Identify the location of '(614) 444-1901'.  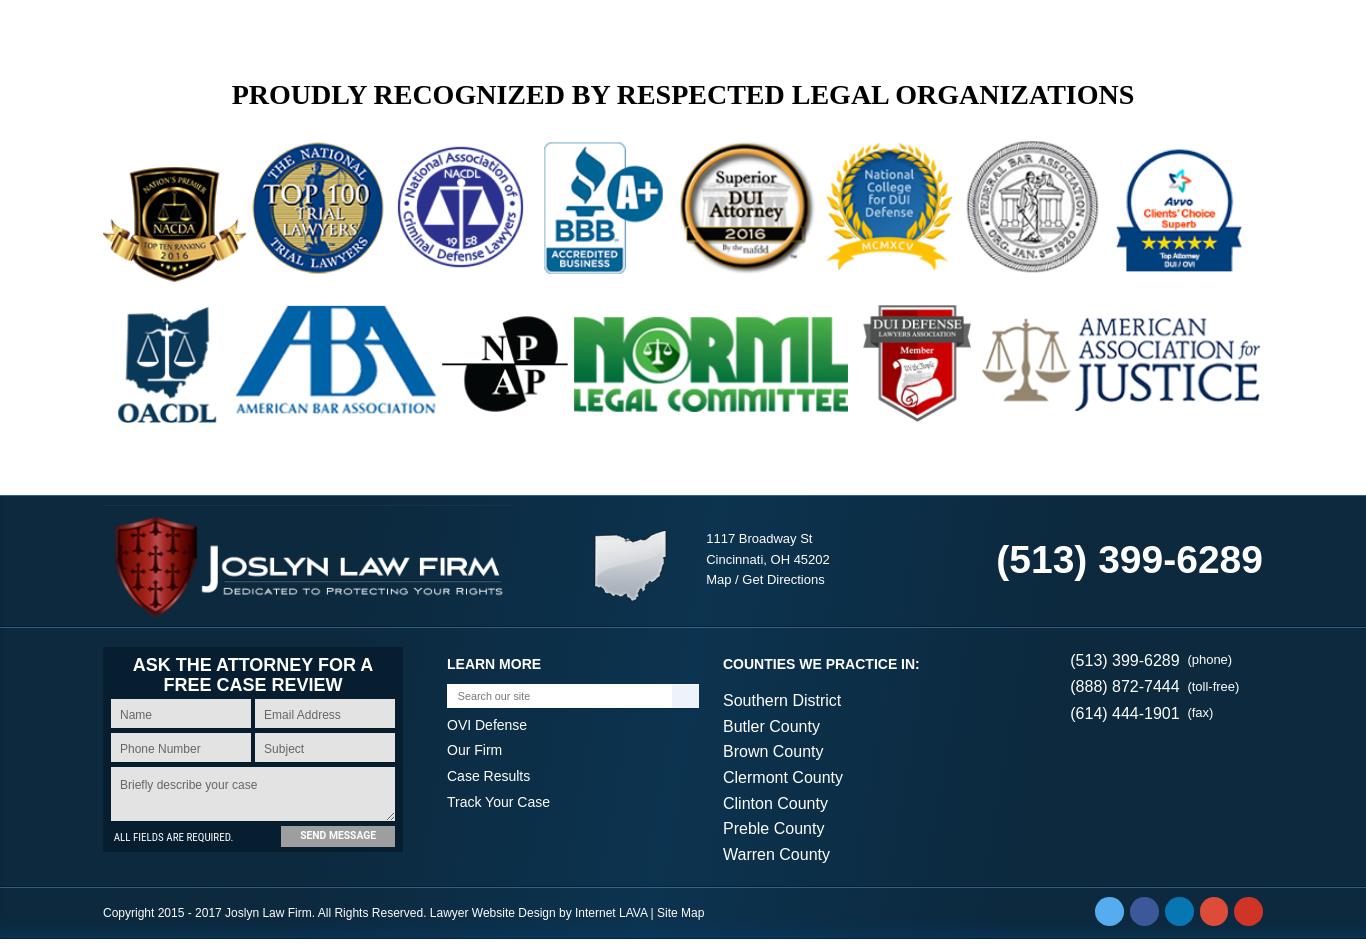
(1123, 723).